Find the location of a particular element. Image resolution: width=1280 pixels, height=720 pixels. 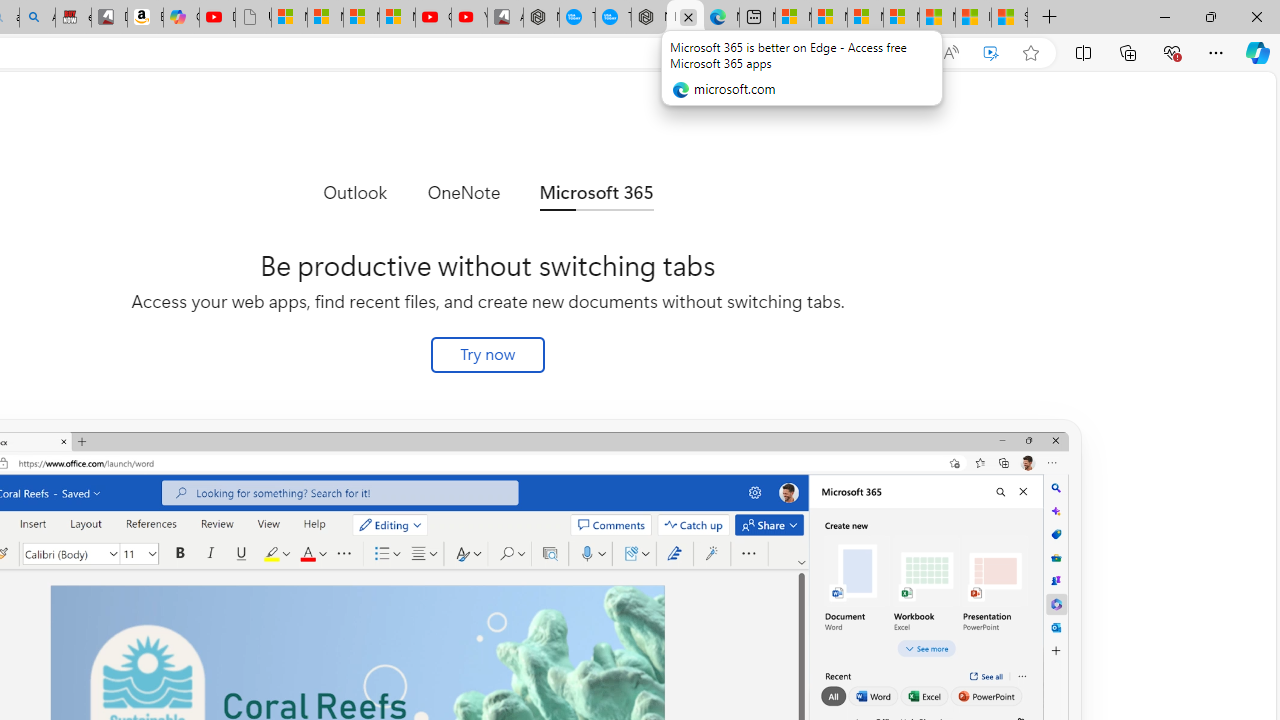

'I Gained 20 Pounds of Muscle in 30 Days! | Watch' is located at coordinates (973, 17).